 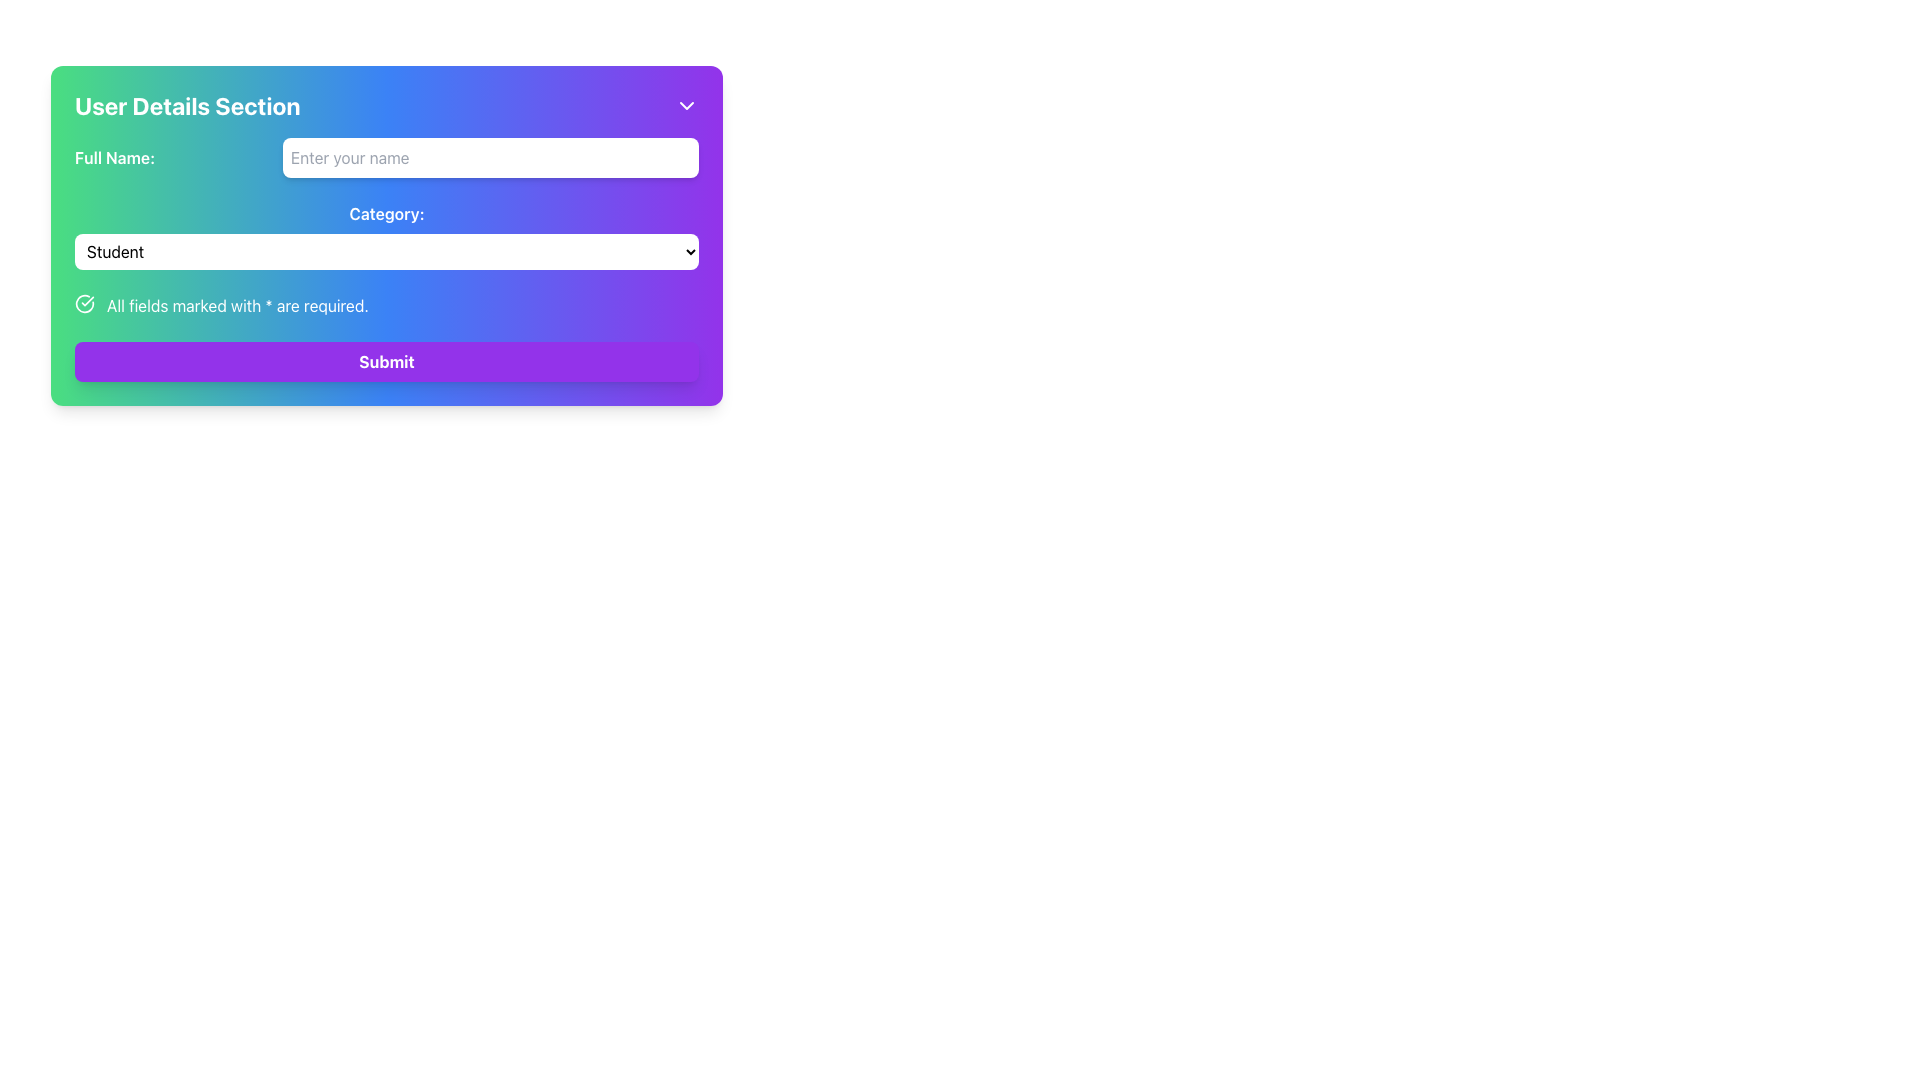 What do you see at coordinates (237, 305) in the screenshot?
I see `the informational text label indicating mandatory fields, positioned near the bottom of the interface, below input fields and above the 'Submit' button` at bounding box center [237, 305].